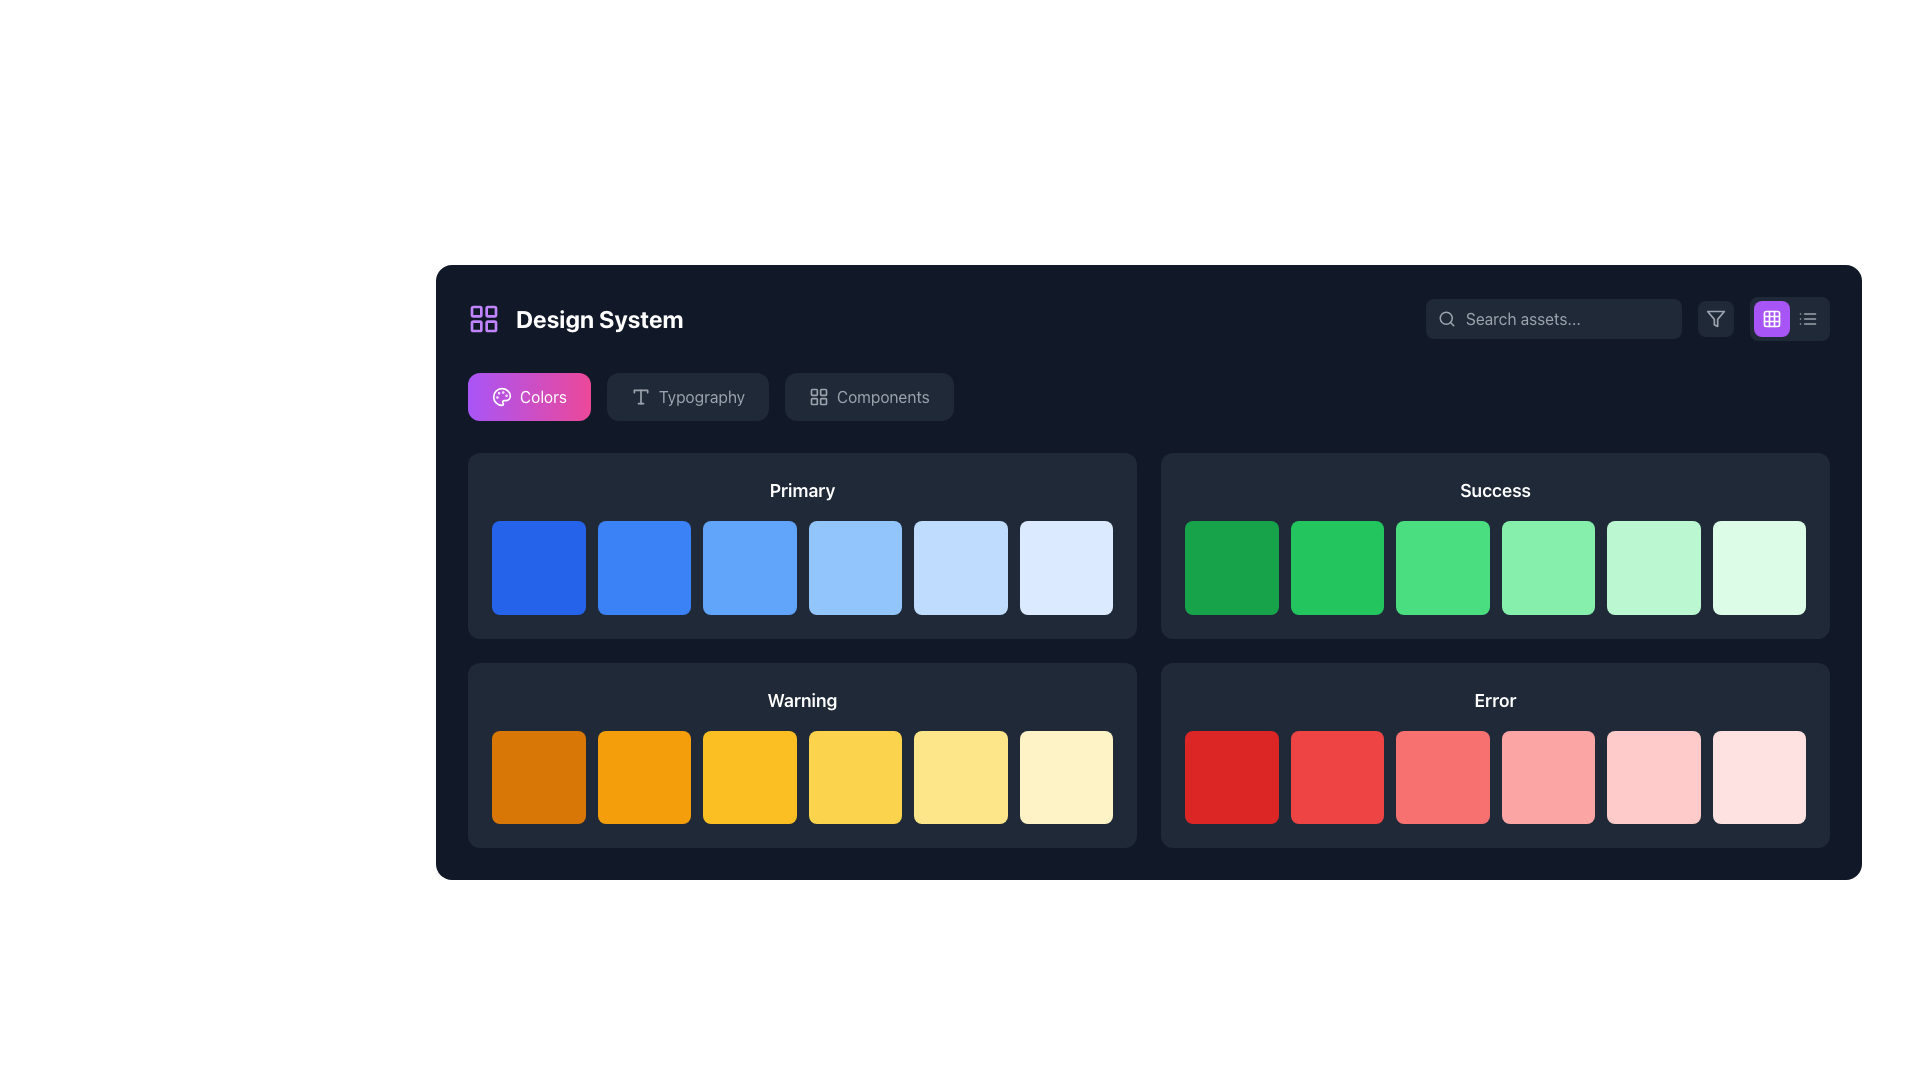  What do you see at coordinates (802, 545) in the screenshot?
I see `the interactive color swatch with a light blue background in the 'Primary' color palette` at bounding box center [802, 545].